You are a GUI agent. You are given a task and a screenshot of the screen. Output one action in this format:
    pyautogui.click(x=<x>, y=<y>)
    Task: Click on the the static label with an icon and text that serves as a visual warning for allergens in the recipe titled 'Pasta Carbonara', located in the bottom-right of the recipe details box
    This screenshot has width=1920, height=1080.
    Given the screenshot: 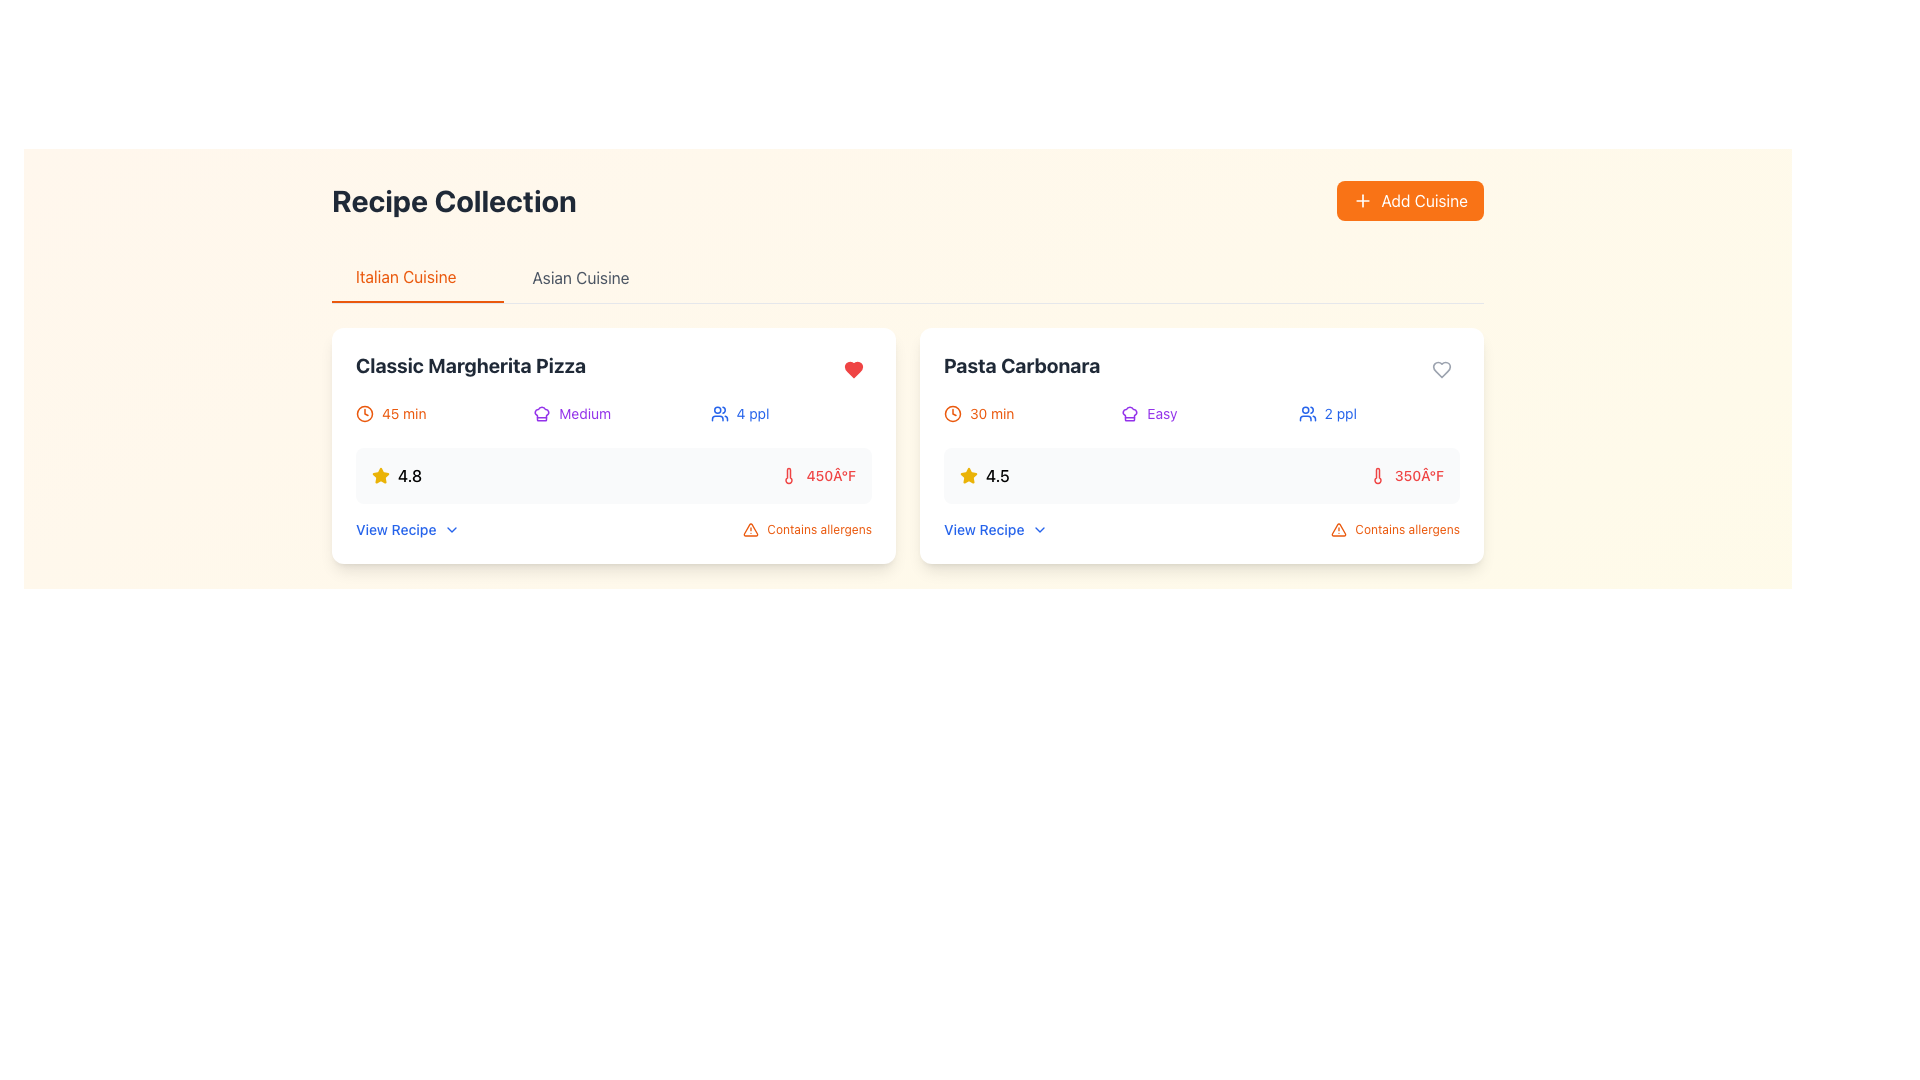 What is the action you would take?
    pyautogui.click(x=807, y=528)
    